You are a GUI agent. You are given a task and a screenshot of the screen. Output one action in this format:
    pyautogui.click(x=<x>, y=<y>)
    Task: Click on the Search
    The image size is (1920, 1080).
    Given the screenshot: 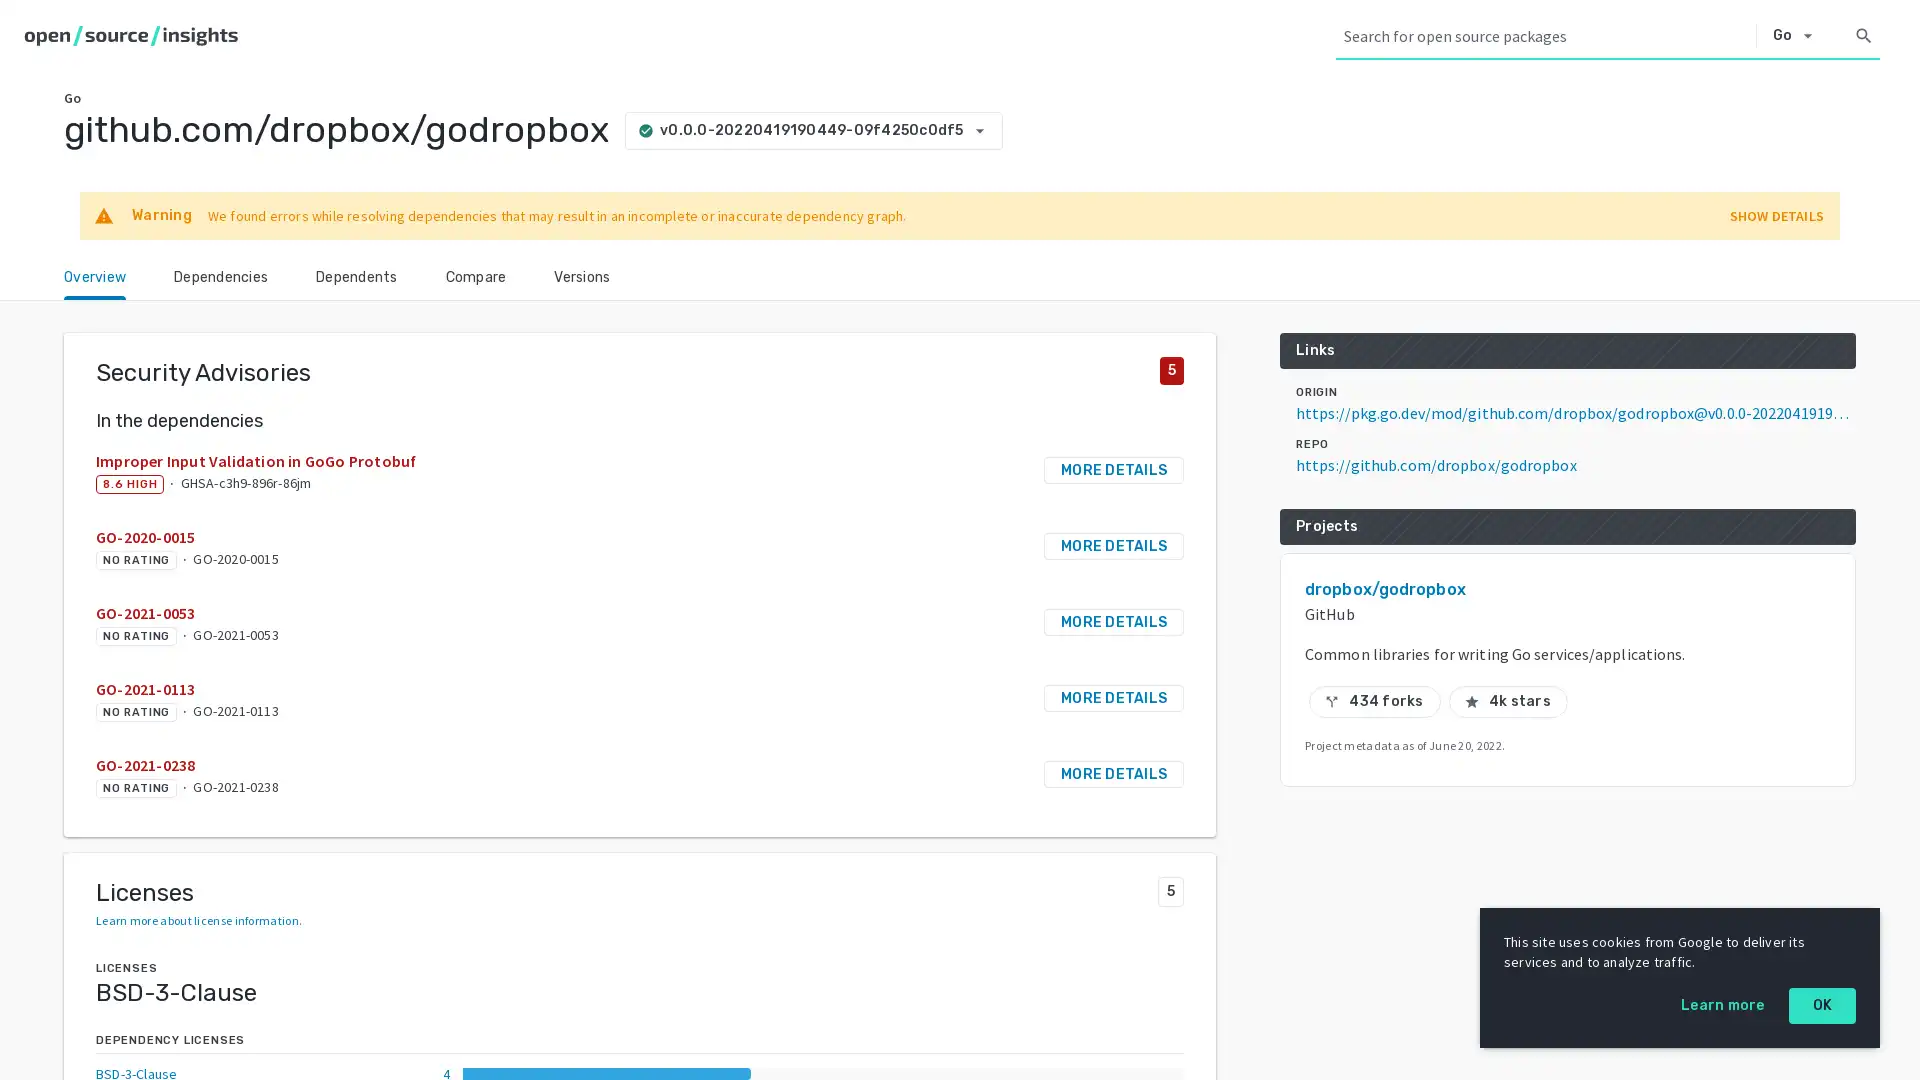 What is the action you would take?
    pyautogui.click(x=1862, y=35)
    